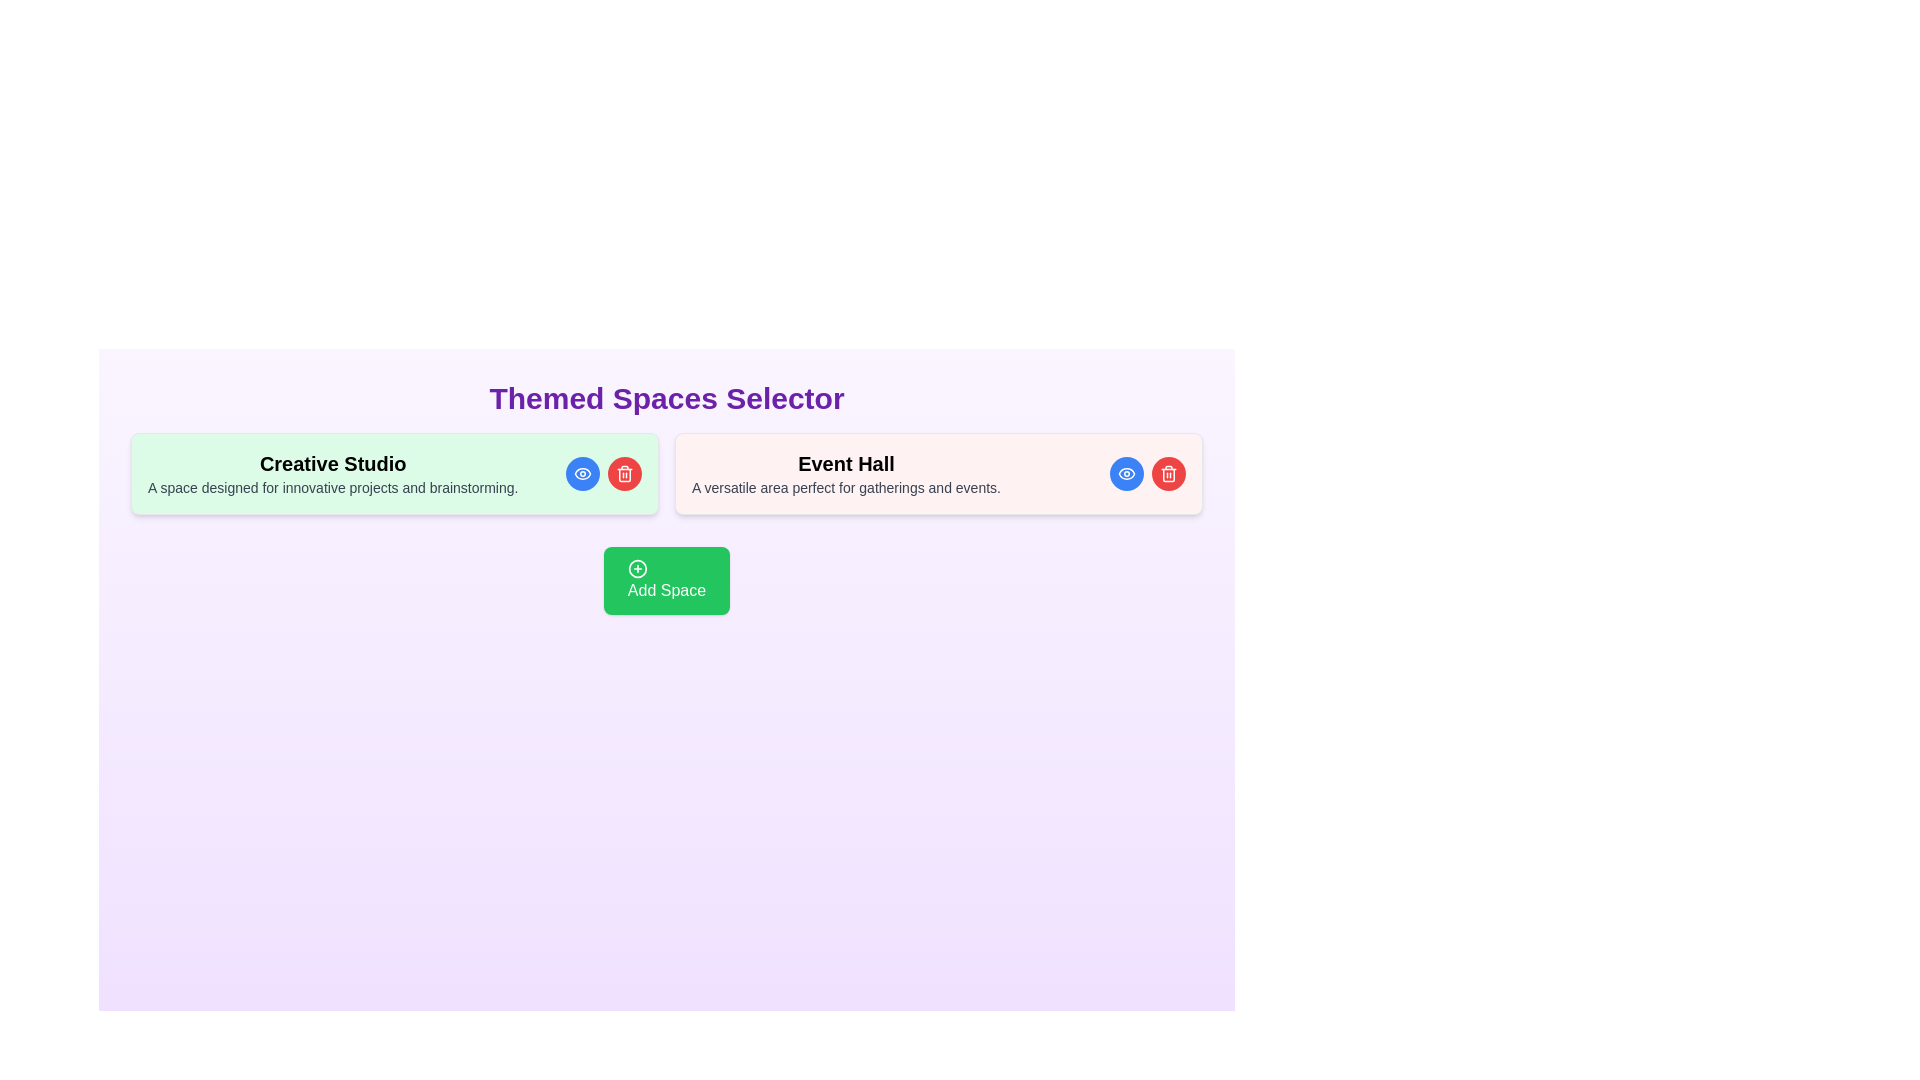 This screenshot has height=1080, width=1920. Describe the element at coordinates (333, 463) in the screenshot. I see `the 'Creative Studio' header text label, which is bold and prominently displayed in a large font within a light green background, located at the top center of its section` at that location.